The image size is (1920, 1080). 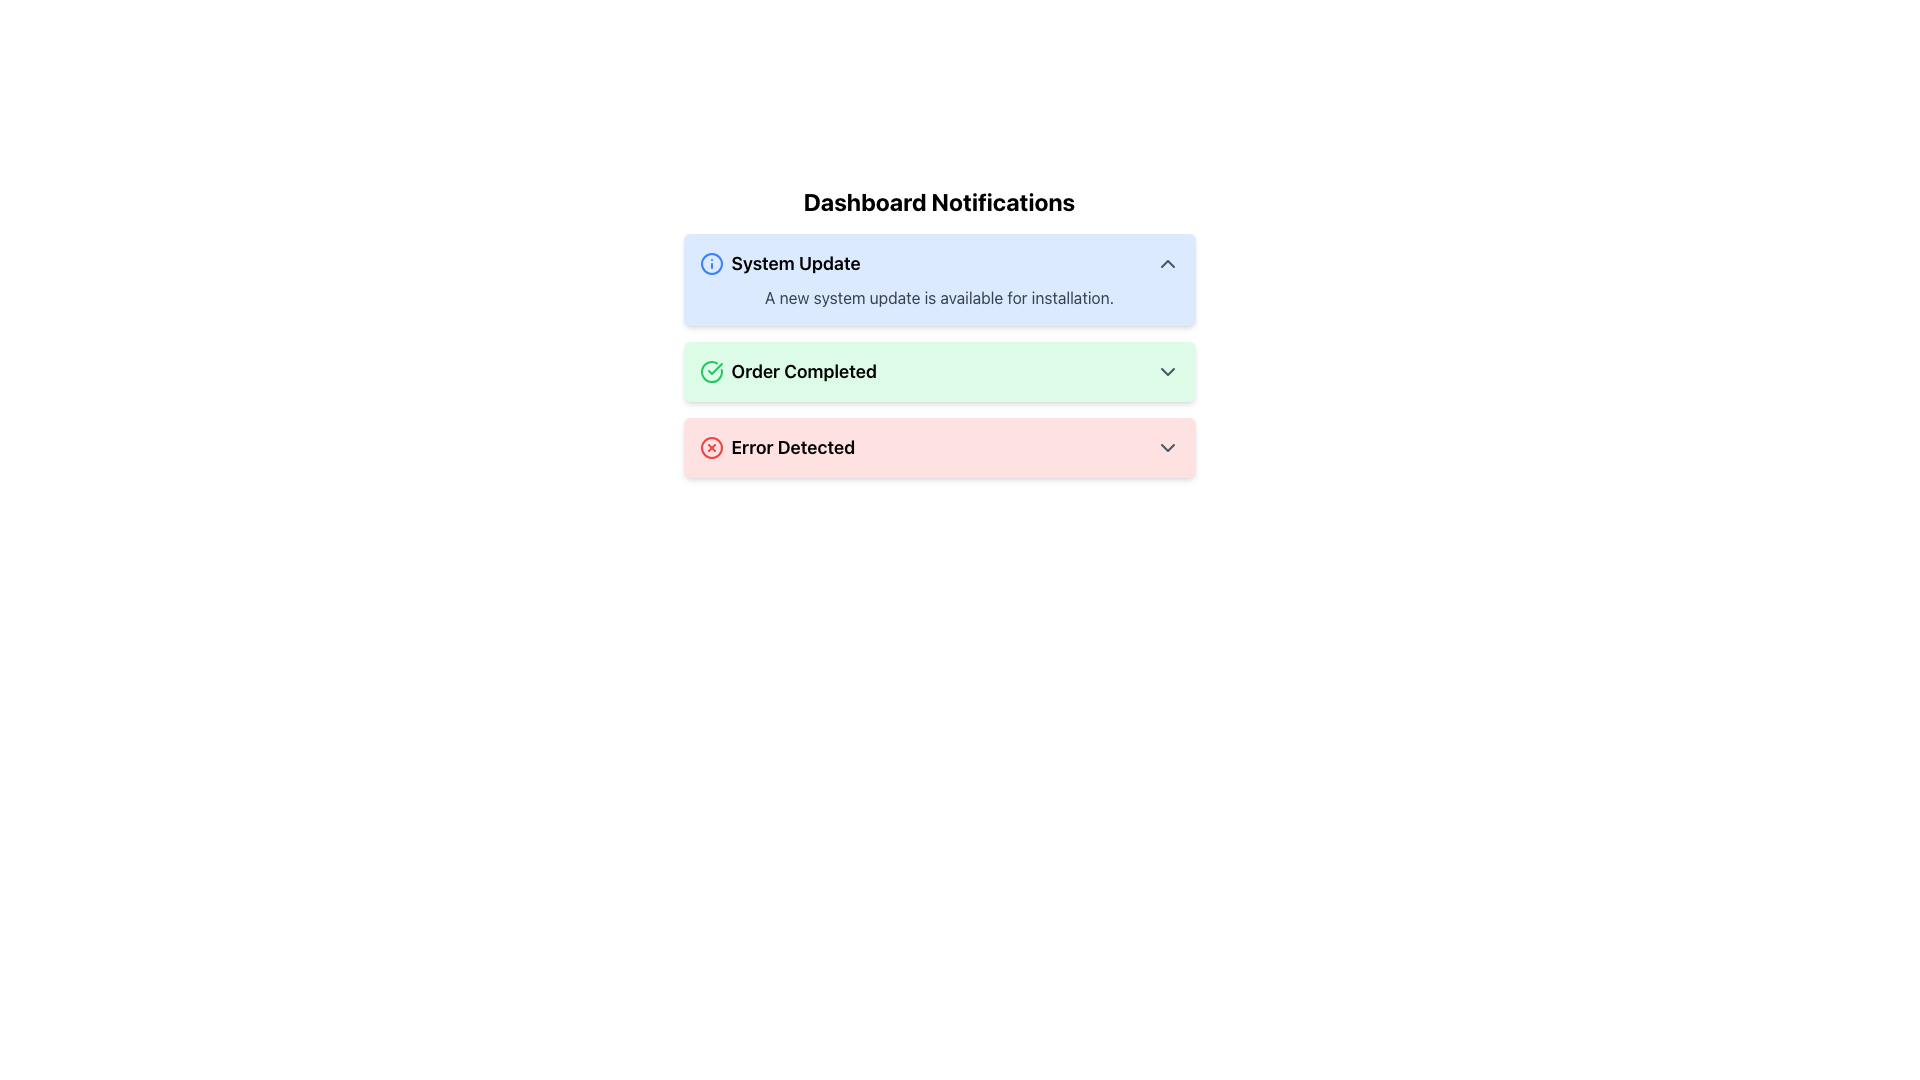 What do you see at coordinates (792, 446) in the screenshot?
I see `text displaying 'Error Detected' which is bold and rendered in black on a pink background, located on the third notification card in the list` at bounding box center [792, 446].